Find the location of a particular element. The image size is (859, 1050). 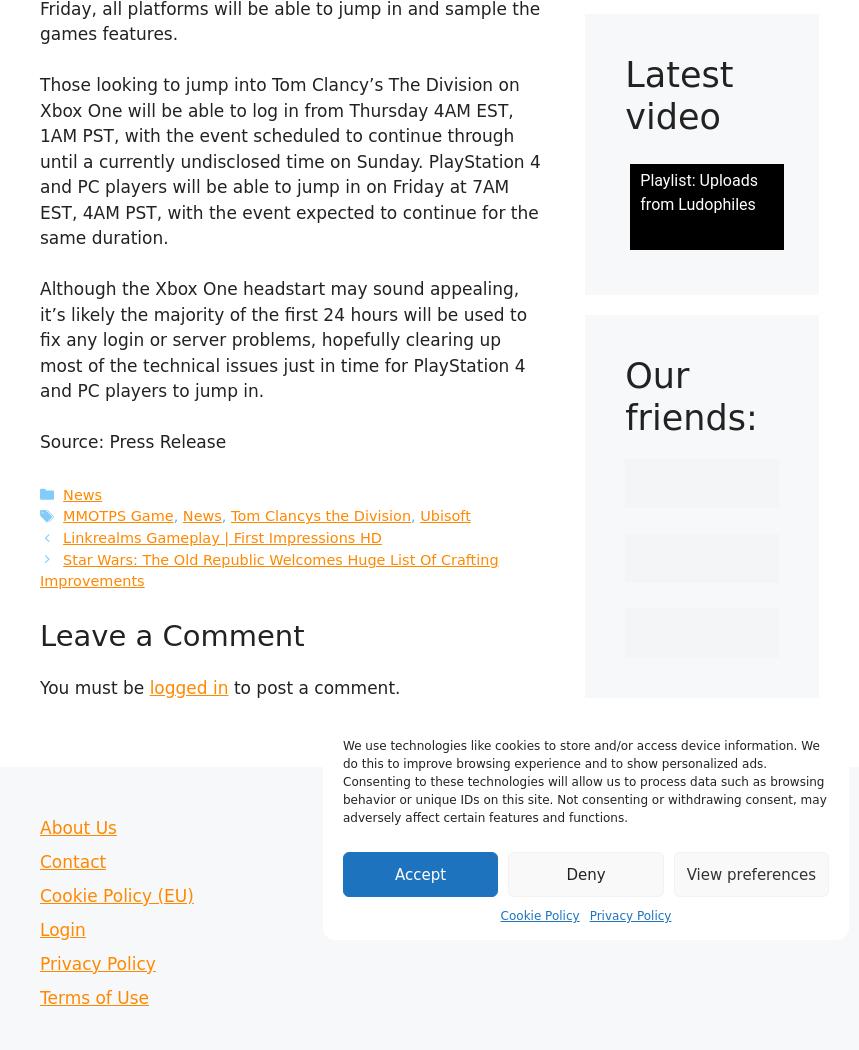

'Terms of Use' is located at coordinates (93, 996).